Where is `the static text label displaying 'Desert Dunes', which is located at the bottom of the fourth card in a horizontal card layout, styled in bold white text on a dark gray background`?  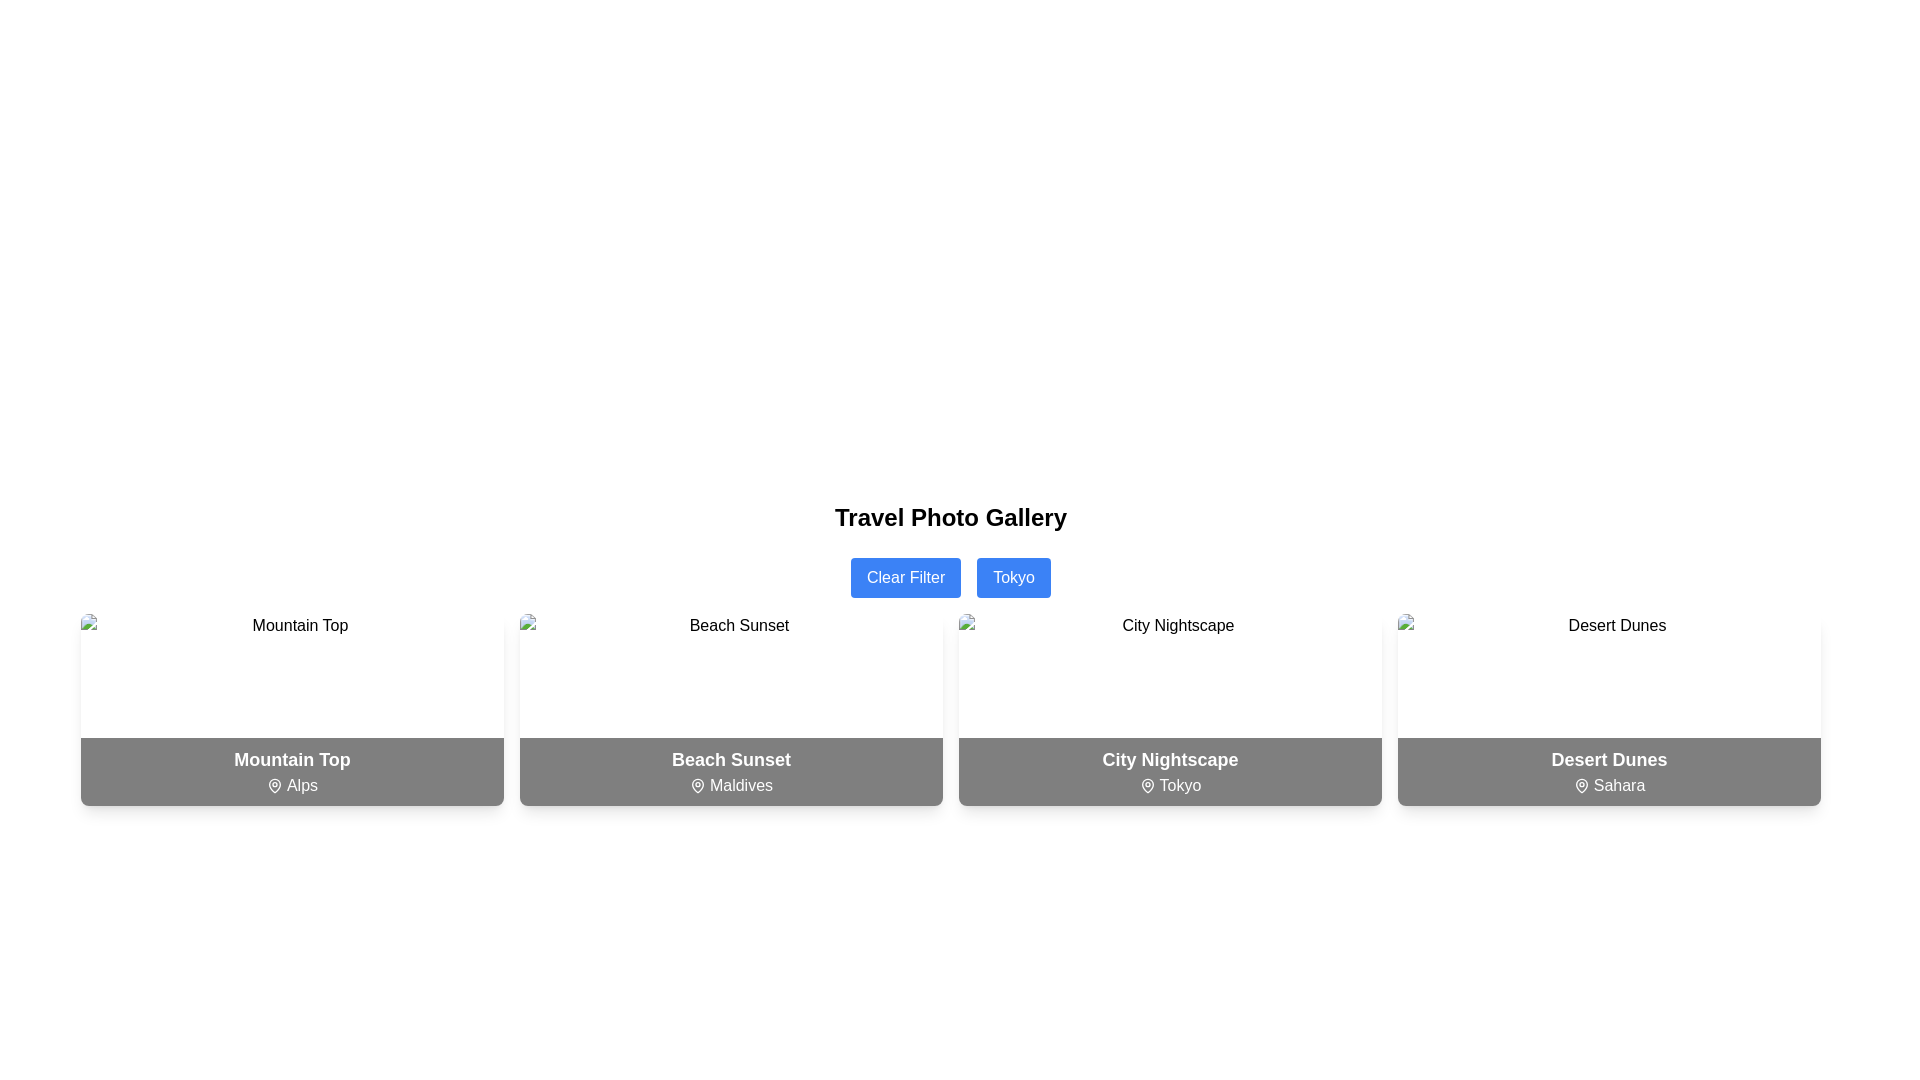 the static text label displaying 'Desert Dunes', which is located at the bottom of the fourth card in a horizontal card layout, styled in bold white text on a dark gray background is located at coordinates (1609, 759).